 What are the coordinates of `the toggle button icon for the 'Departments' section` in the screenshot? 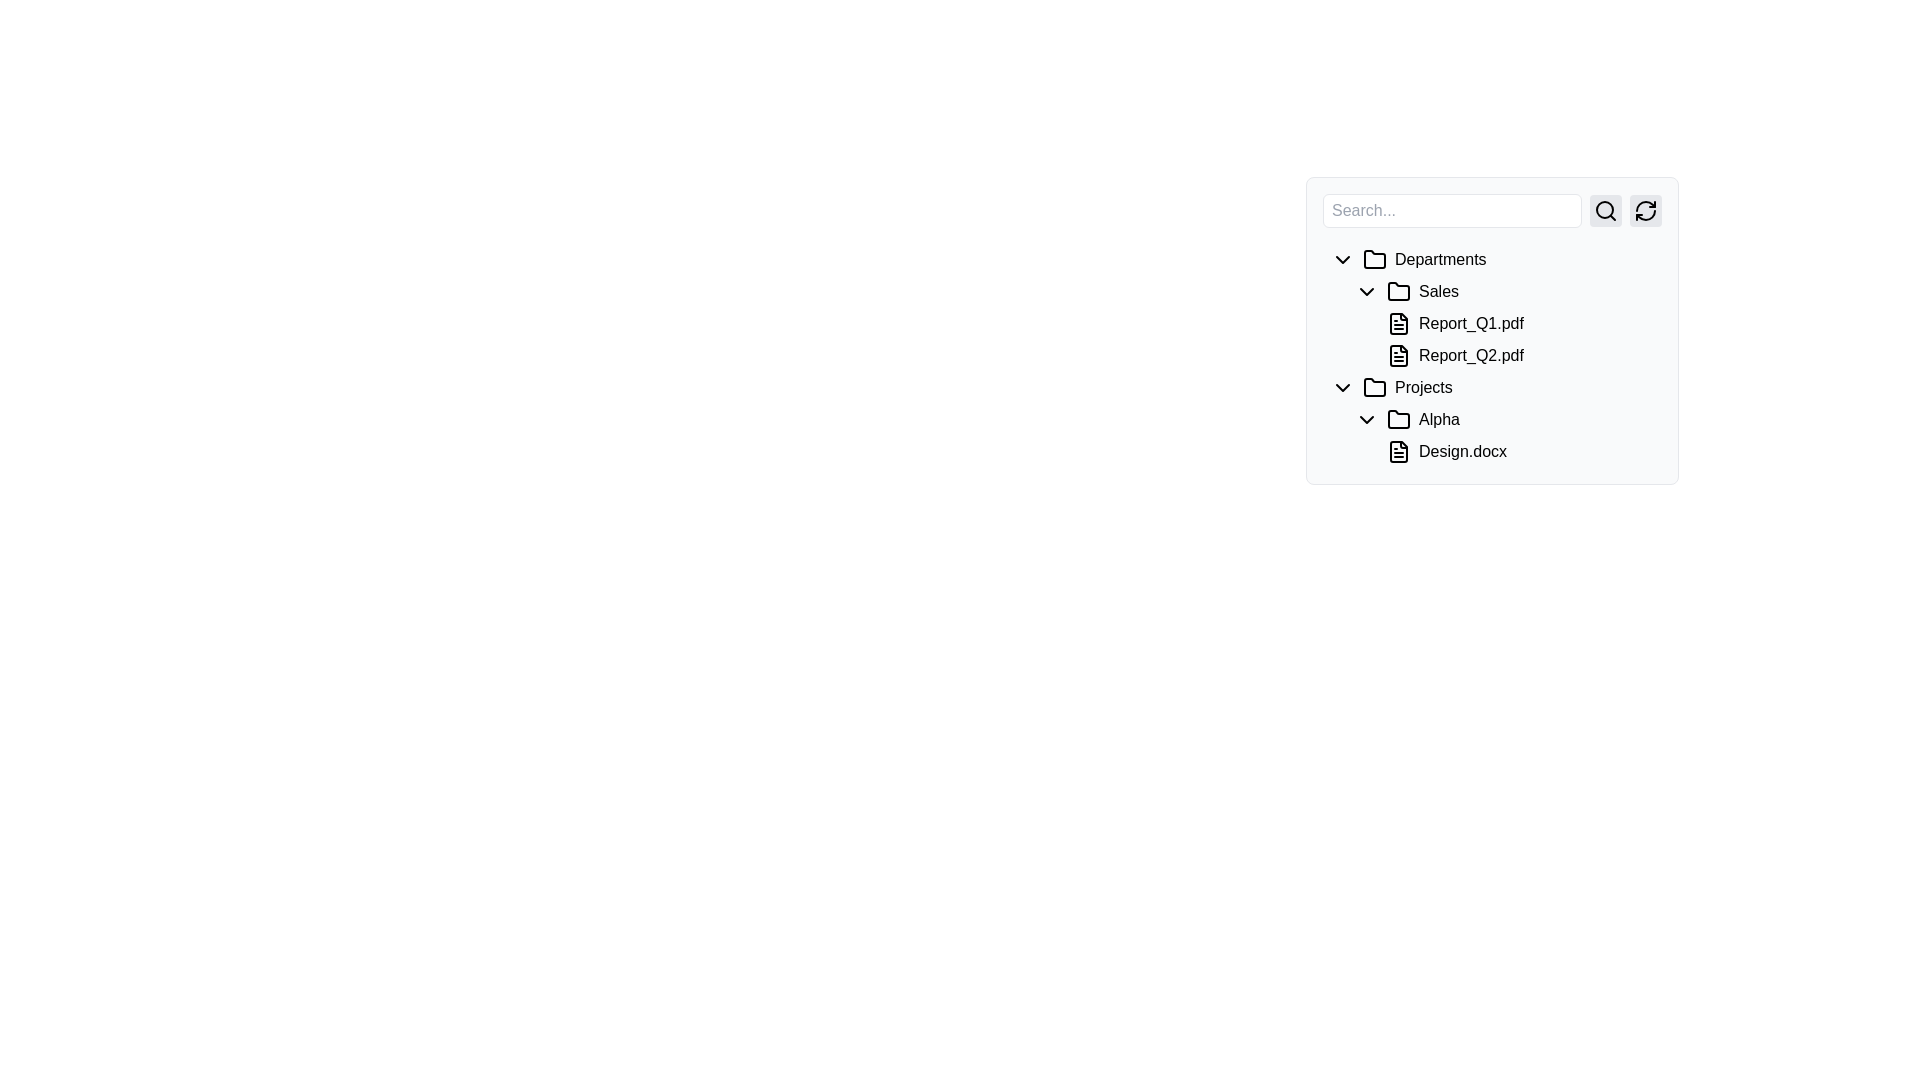 It's located at (1343, 258).